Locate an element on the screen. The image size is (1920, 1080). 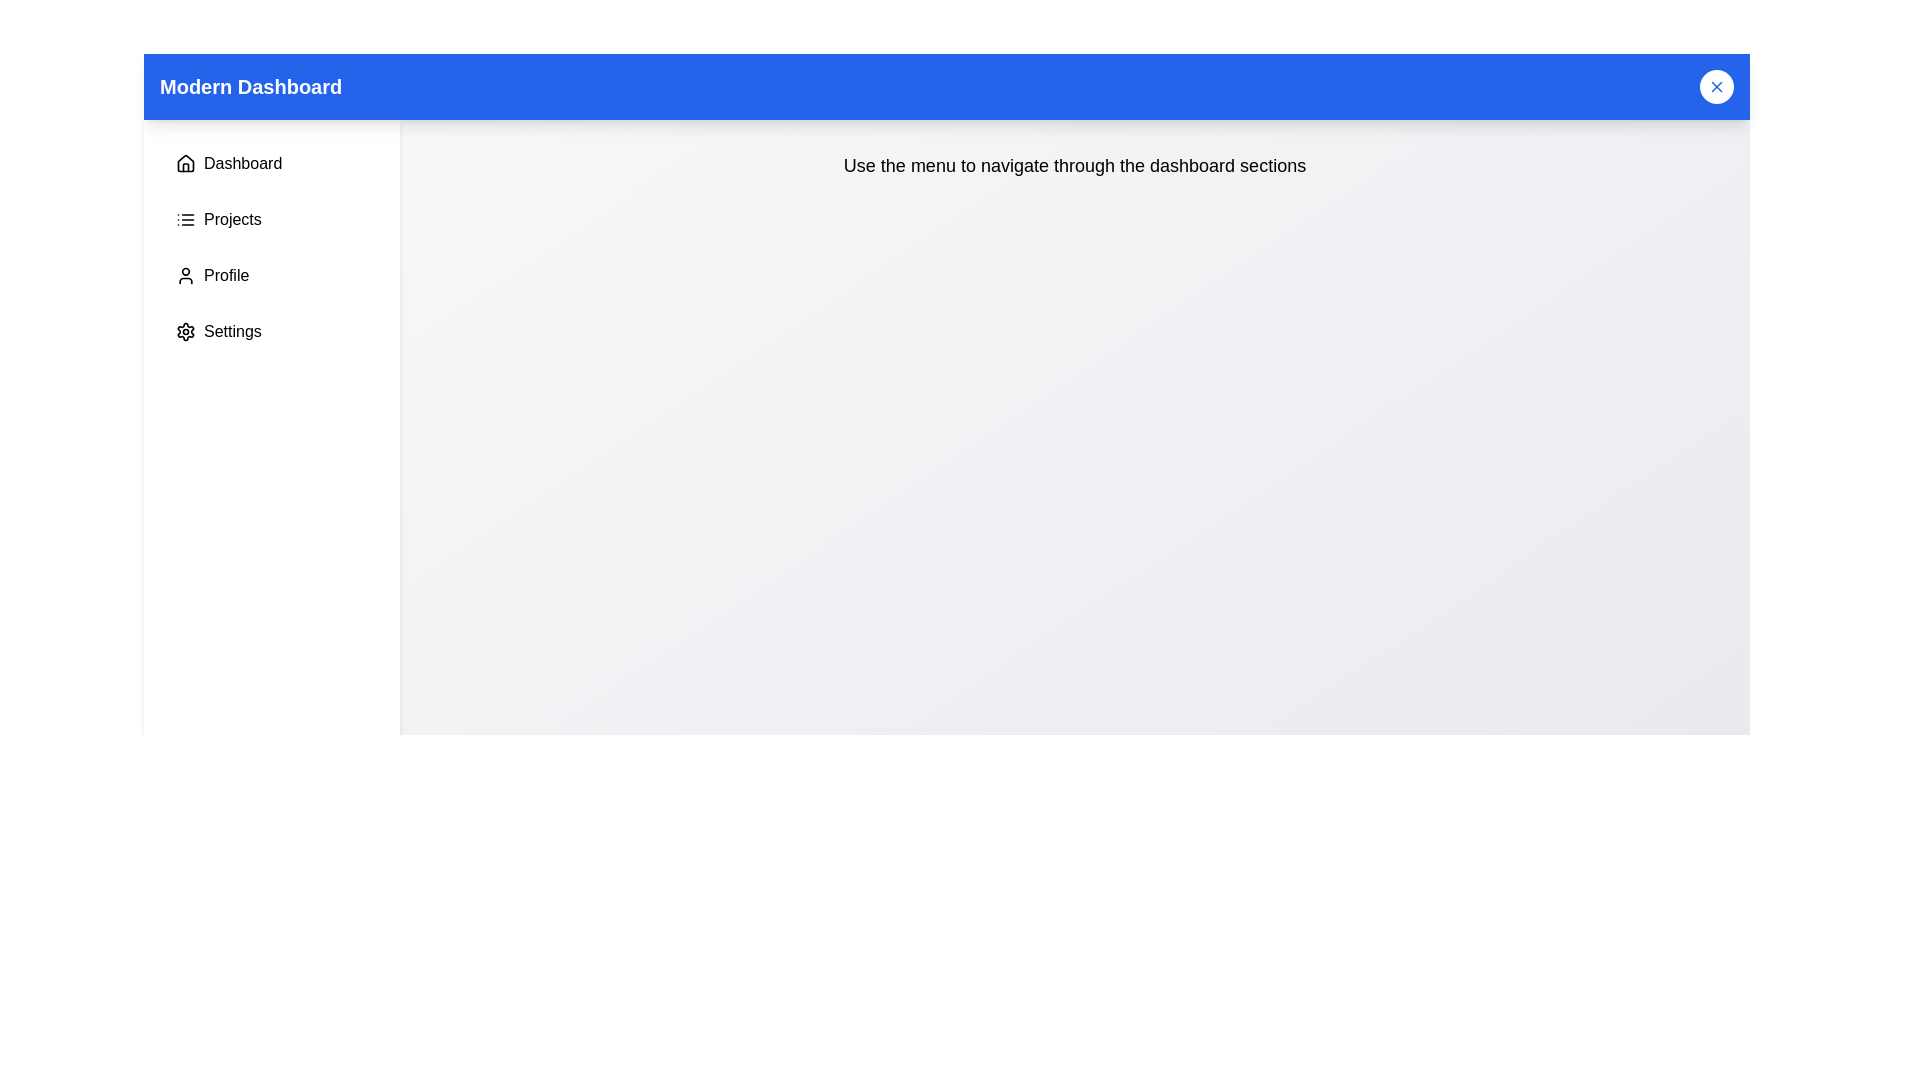
the gear-shaped settings icon located in the left sidebar is located at coordinates (186, 330).